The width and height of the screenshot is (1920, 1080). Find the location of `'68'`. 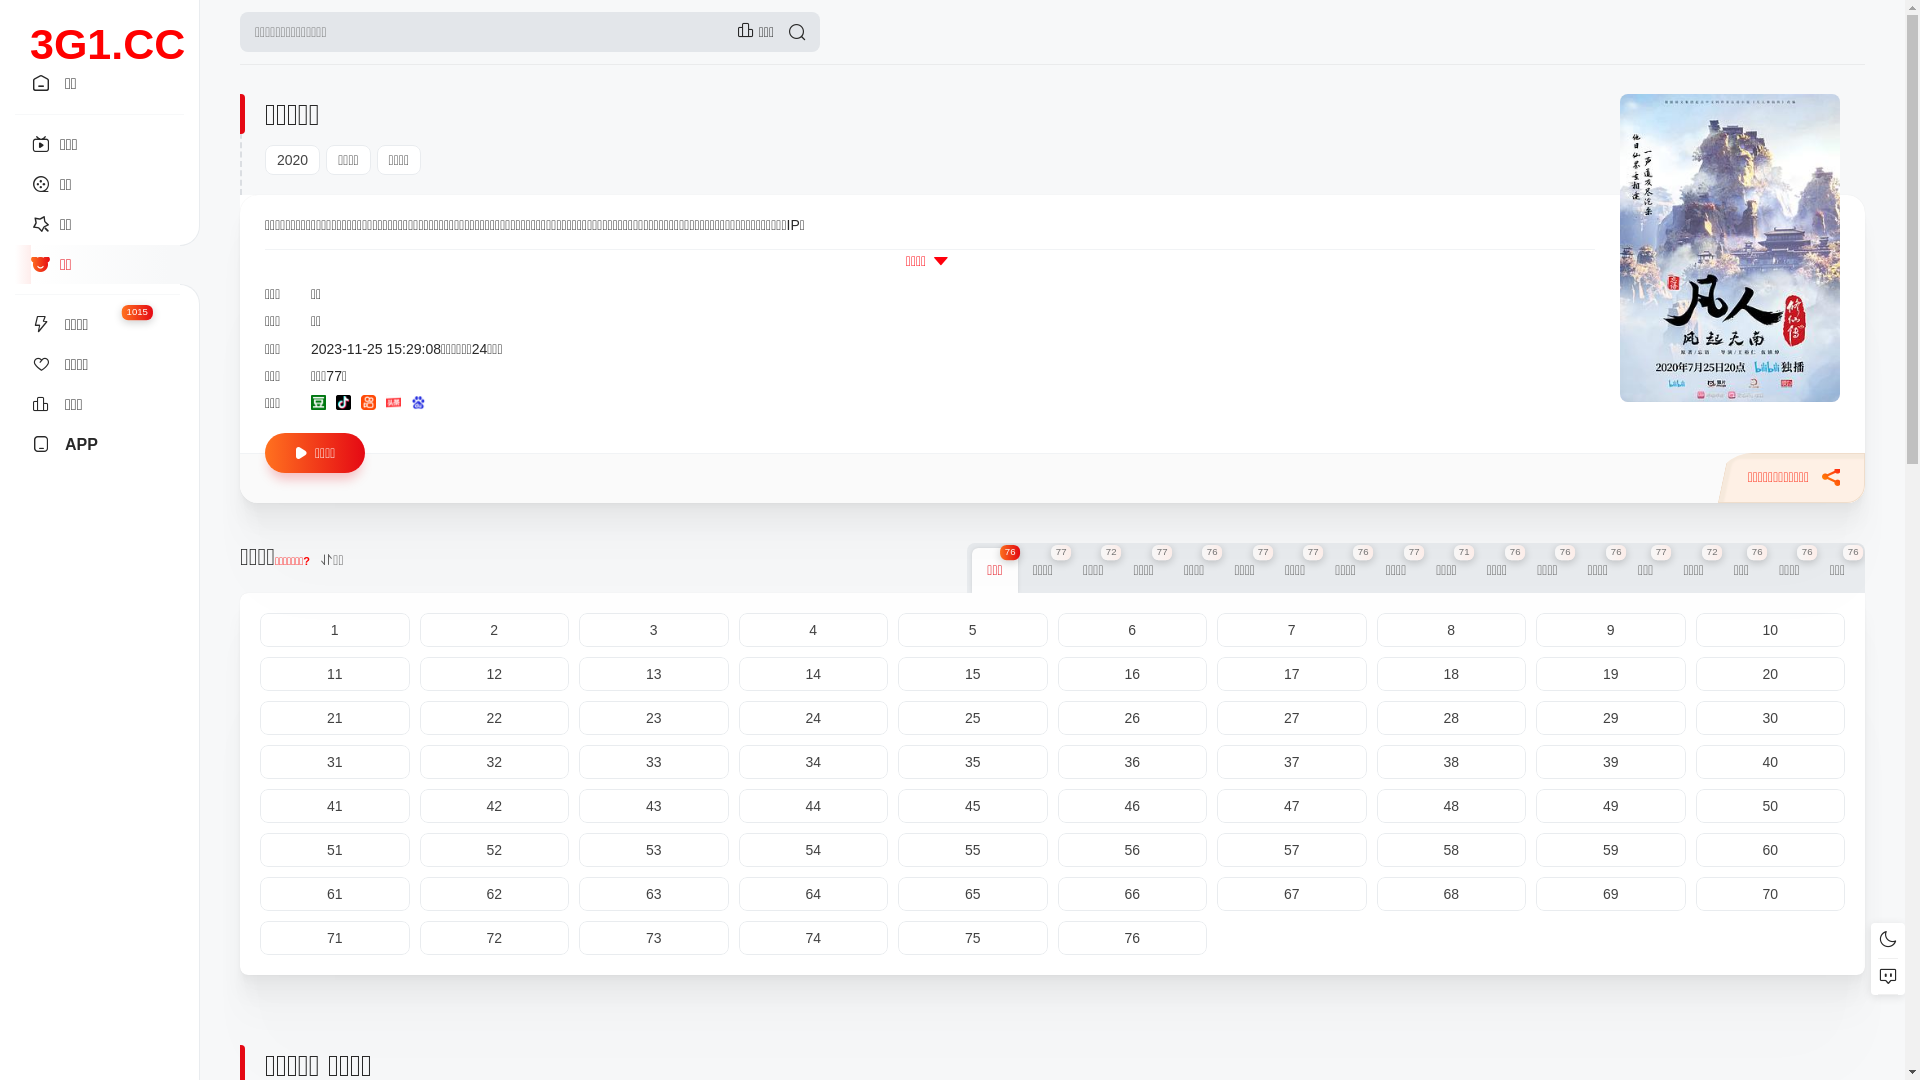

'68' is located at coordinates (1450, 893).